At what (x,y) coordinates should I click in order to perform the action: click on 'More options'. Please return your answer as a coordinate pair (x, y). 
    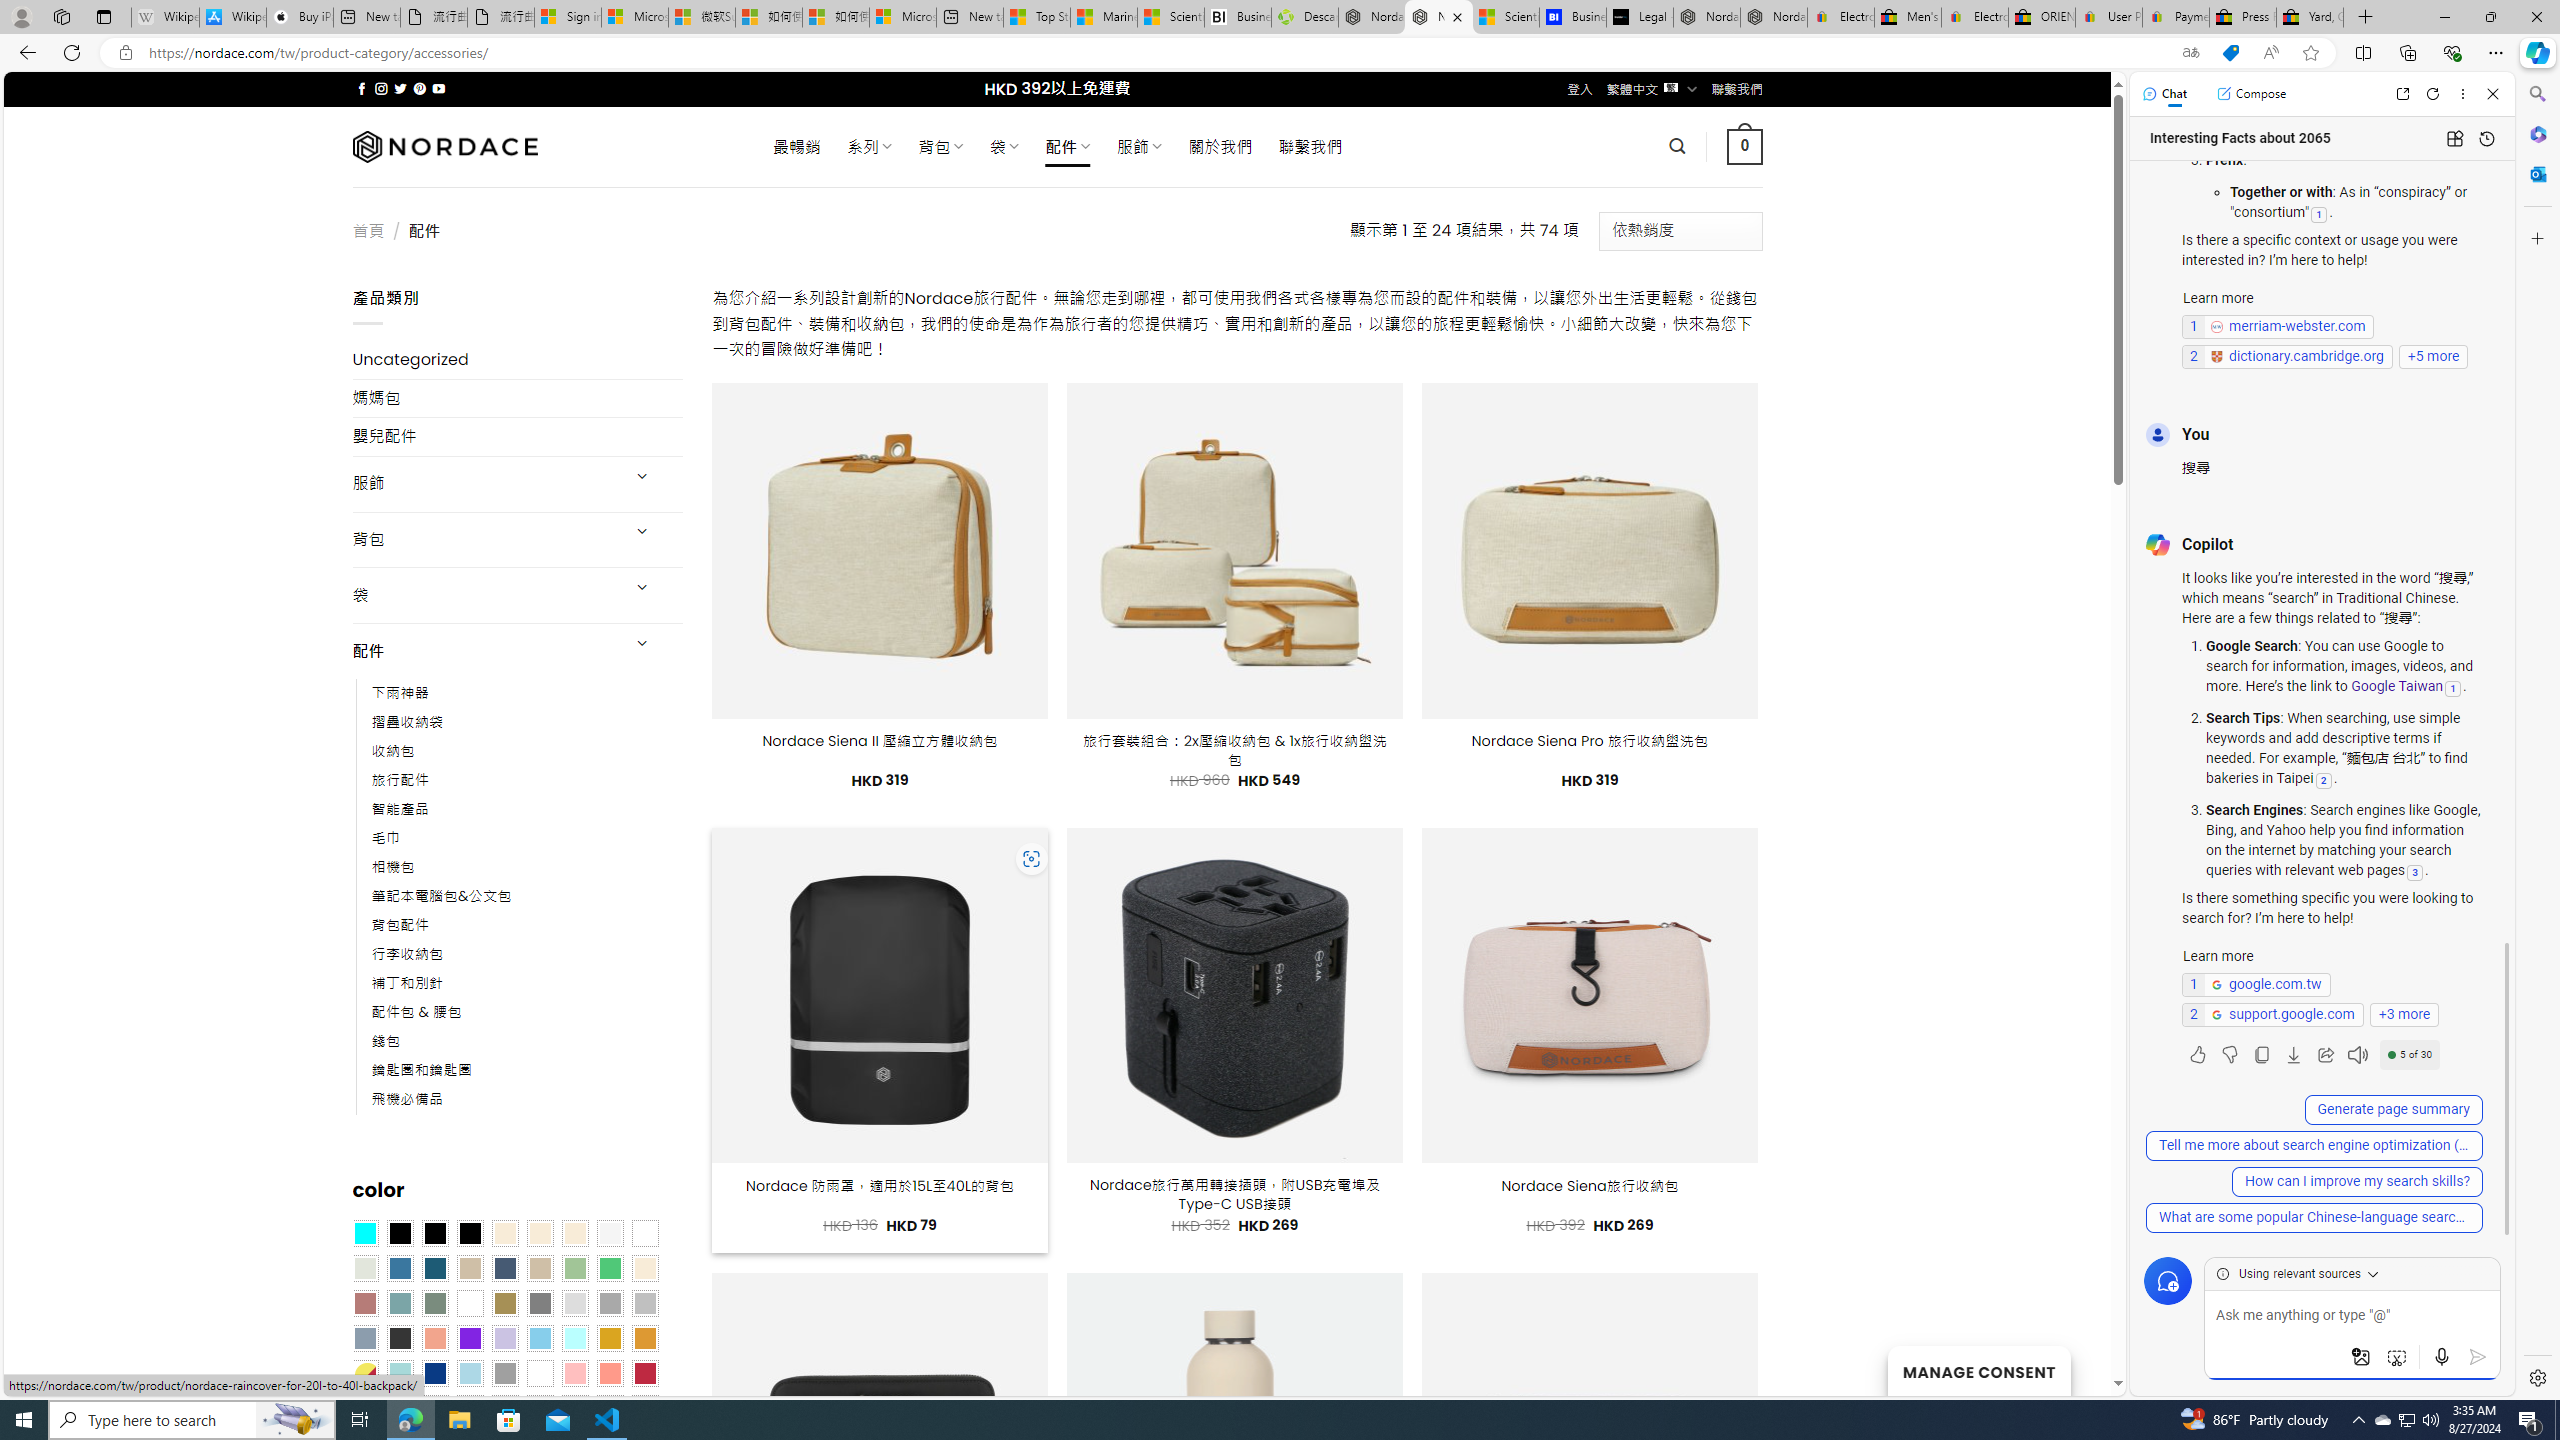
    Looking at the image, I should click on (2463, 93).